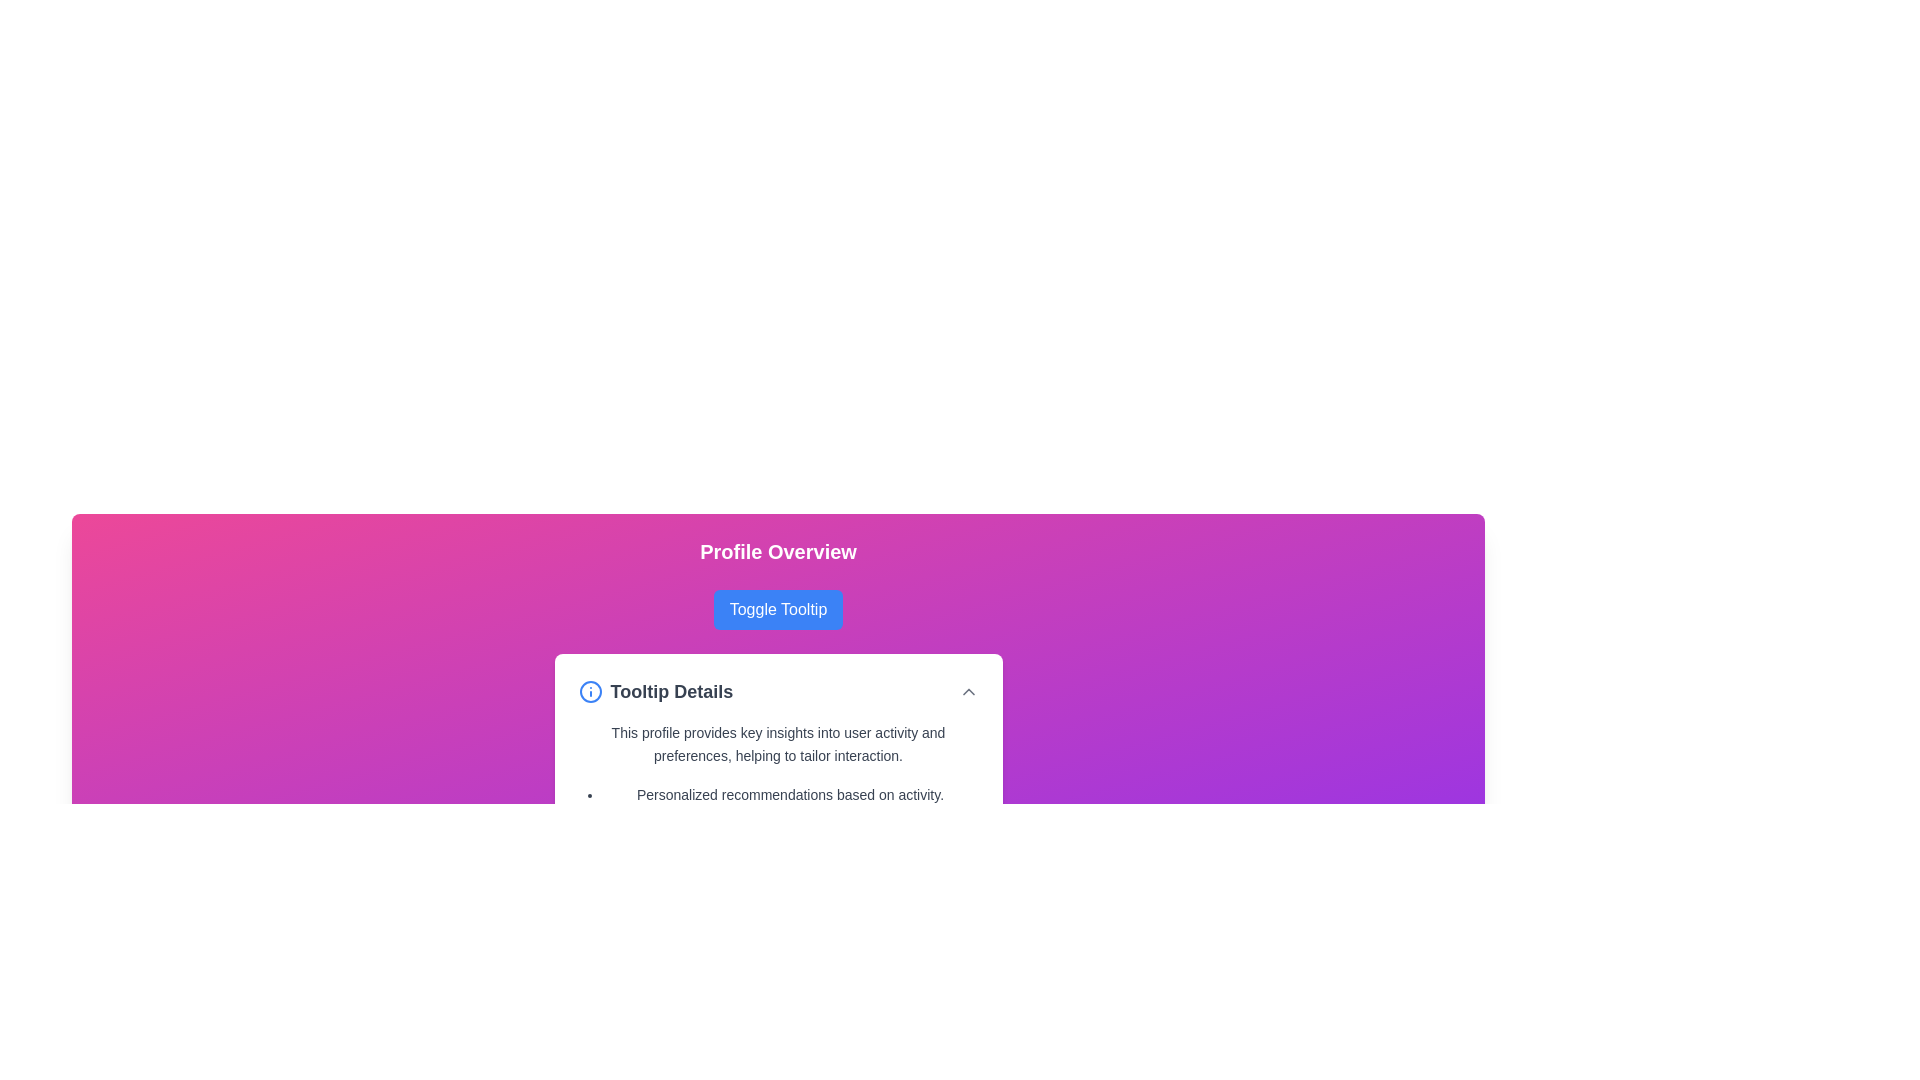 The width and height of the screenshot is (1920, 1080). I want to click on the Circular SVG element that represents an information icon next to the 'Tooltip Details' header within the tooltip section of a white card, so click(589, 690).